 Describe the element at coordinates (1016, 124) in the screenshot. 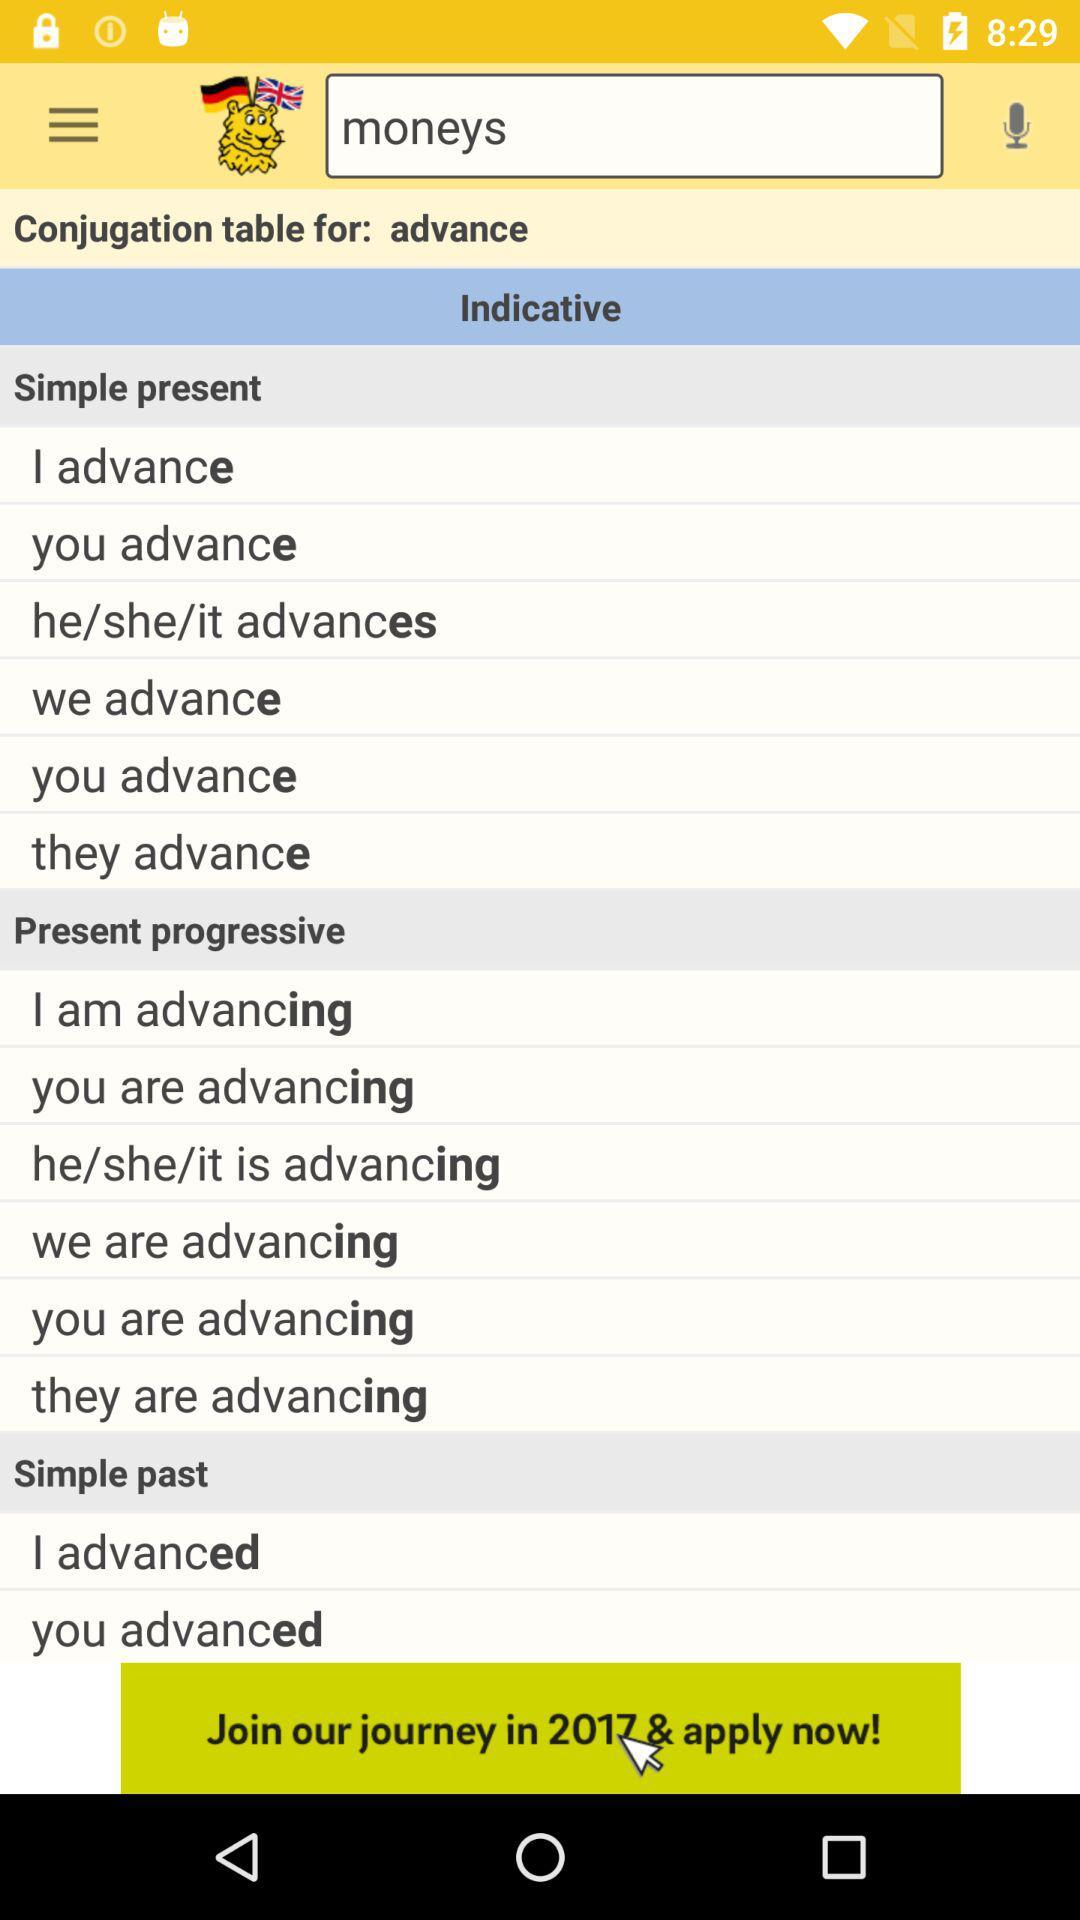

I see `voice sound` at that location.